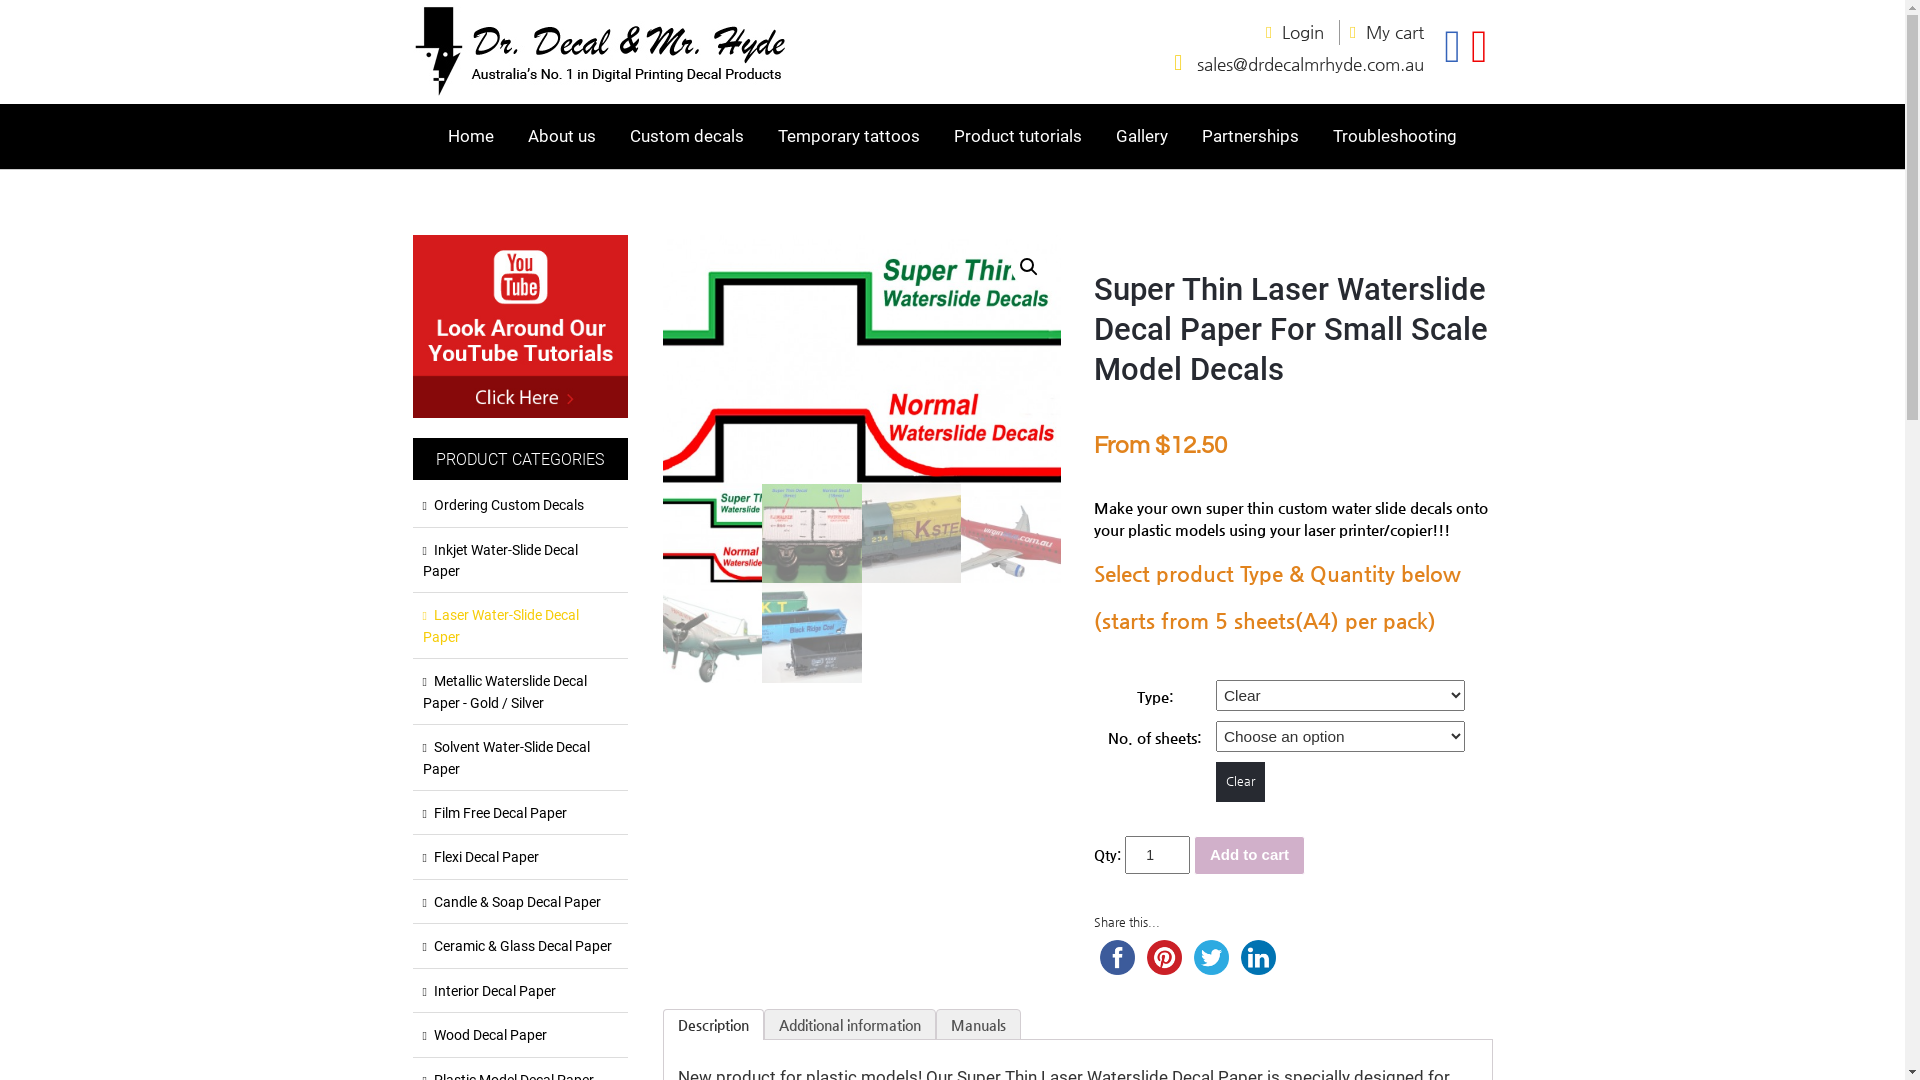 This screenshot has width=1920, height=1080. I want to click on 'Product tutorials', so click(1017, 135).